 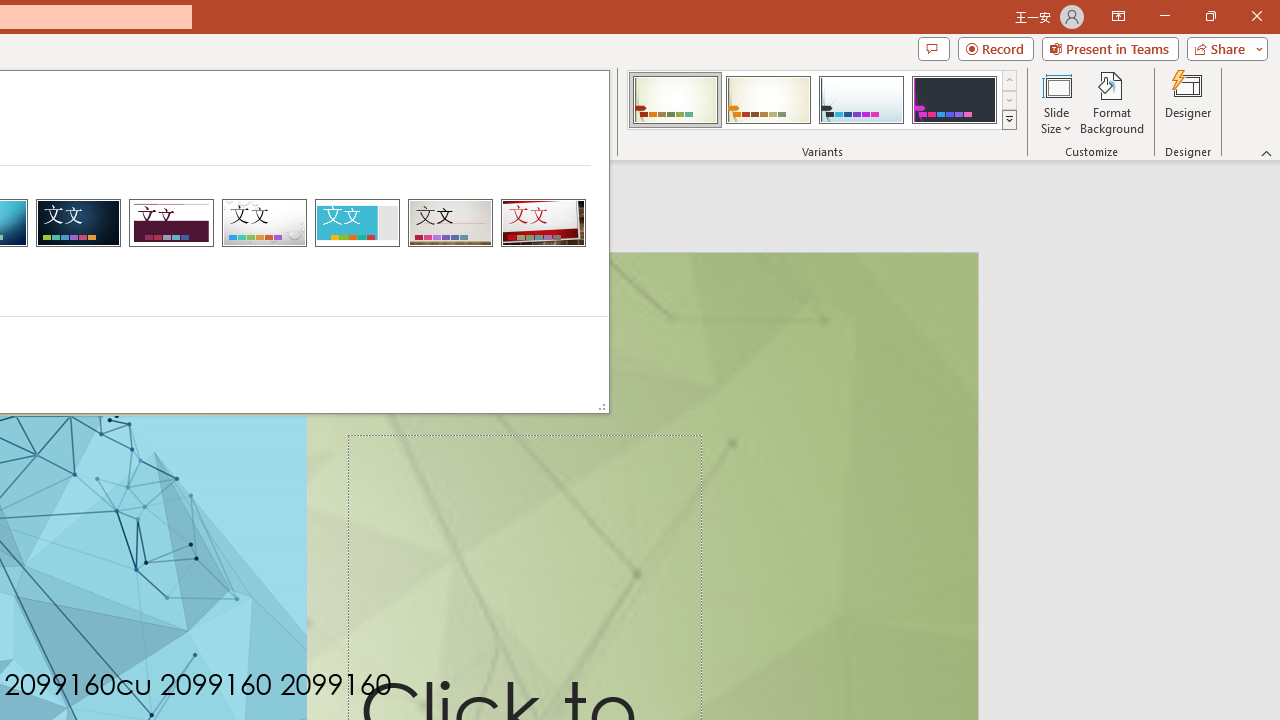 What do you see at coordinates (1009, 79) in the screenshot?
I see `'Row up'` at bounding box center [1009, 79].